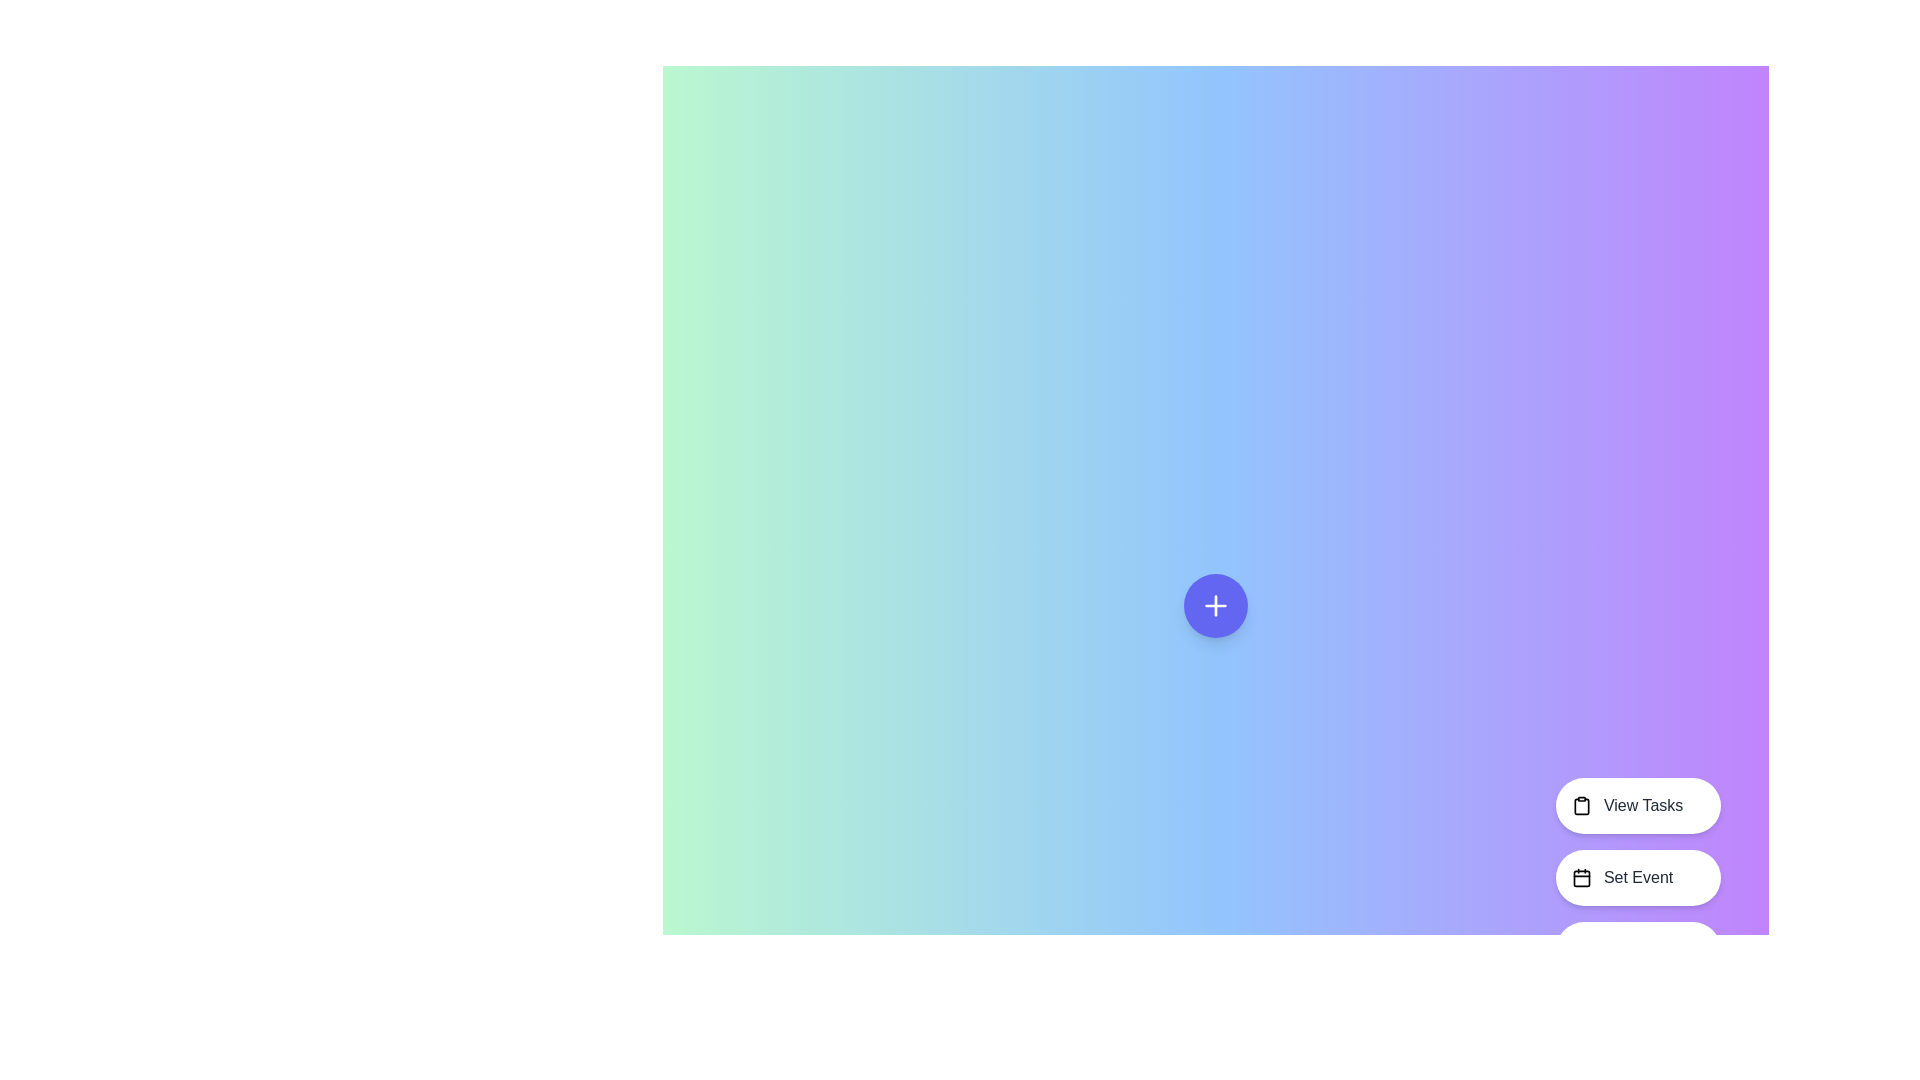  Describe the element at coordinates (1214, 604) in the screenshot. I see `the isolated add button located slightly towards the bottom-right of the interface` at that location.